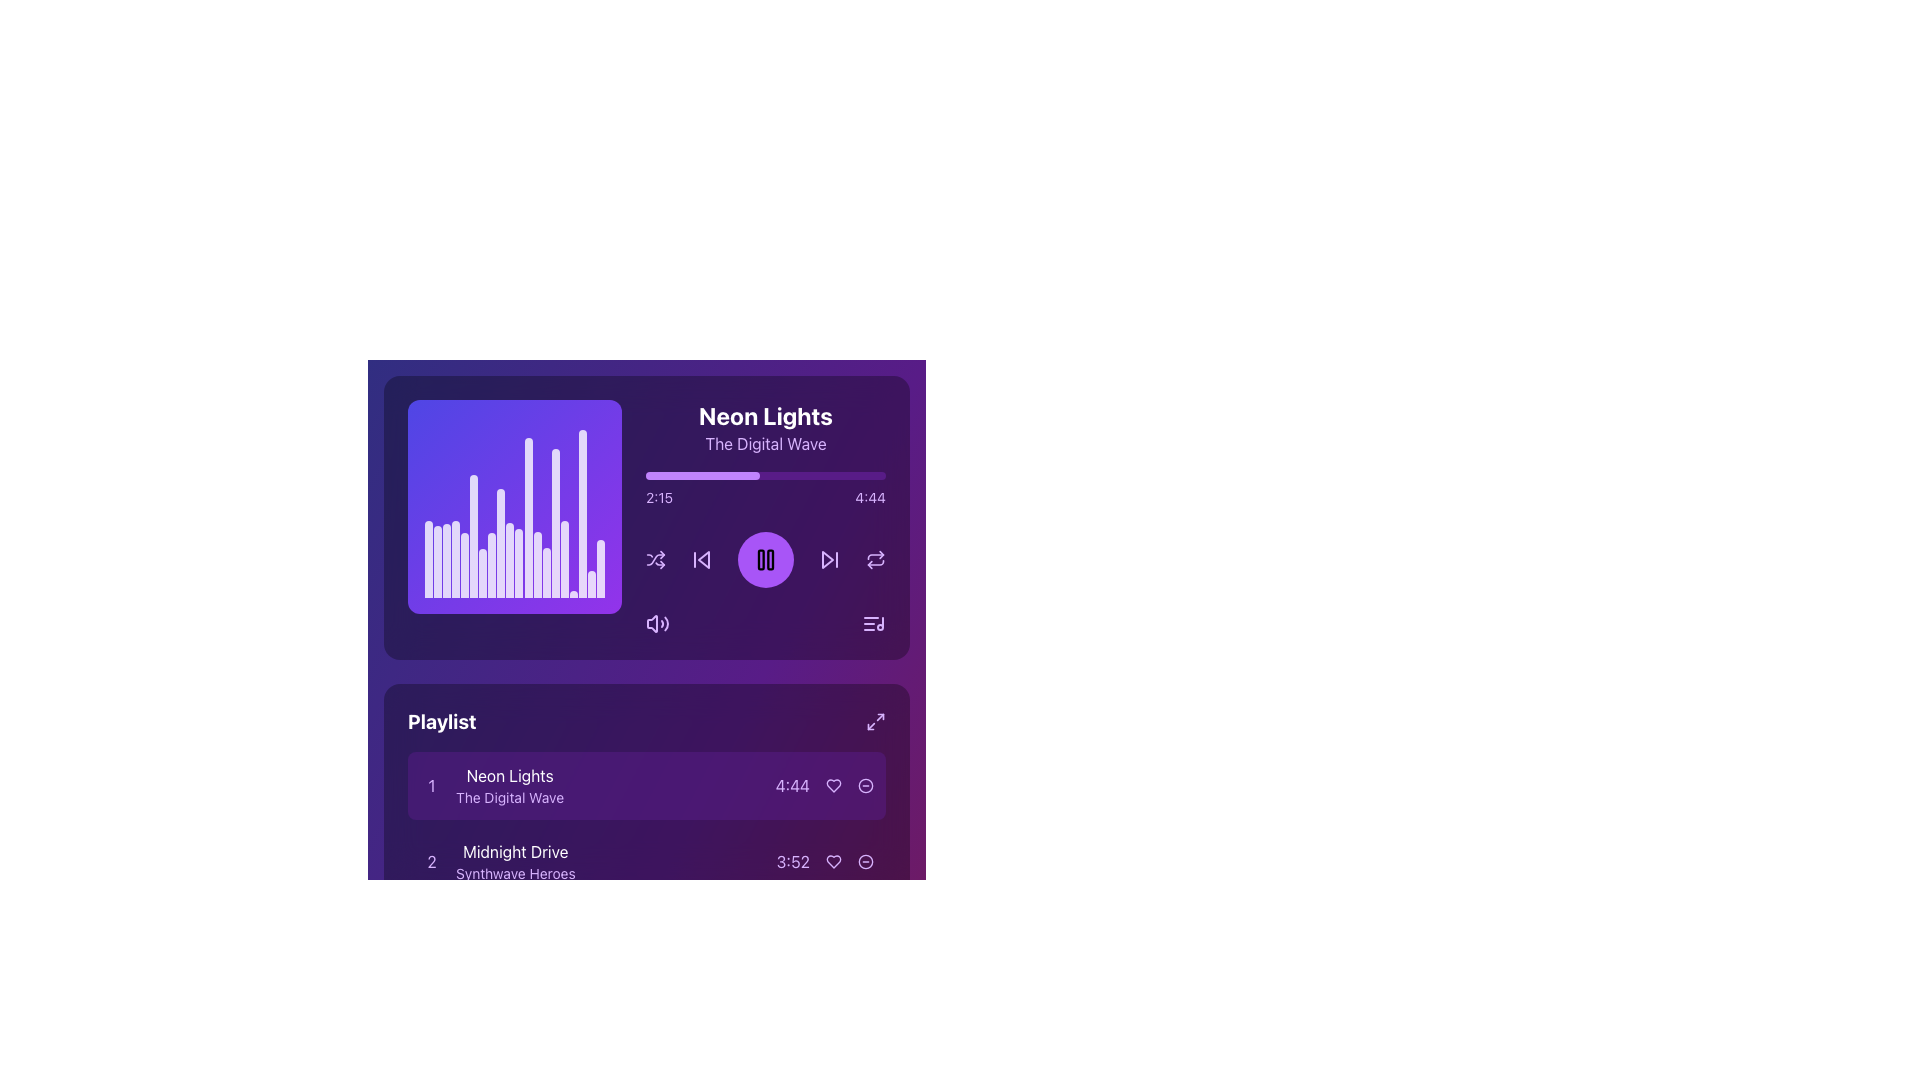 The width and height of the screenshot is (1920, 1080). Describe the element at coordinates (830, 559) in the screenshot. I see `the skip forward button located in the control bar of the music player, which is the fourth icon from the left` at that location.